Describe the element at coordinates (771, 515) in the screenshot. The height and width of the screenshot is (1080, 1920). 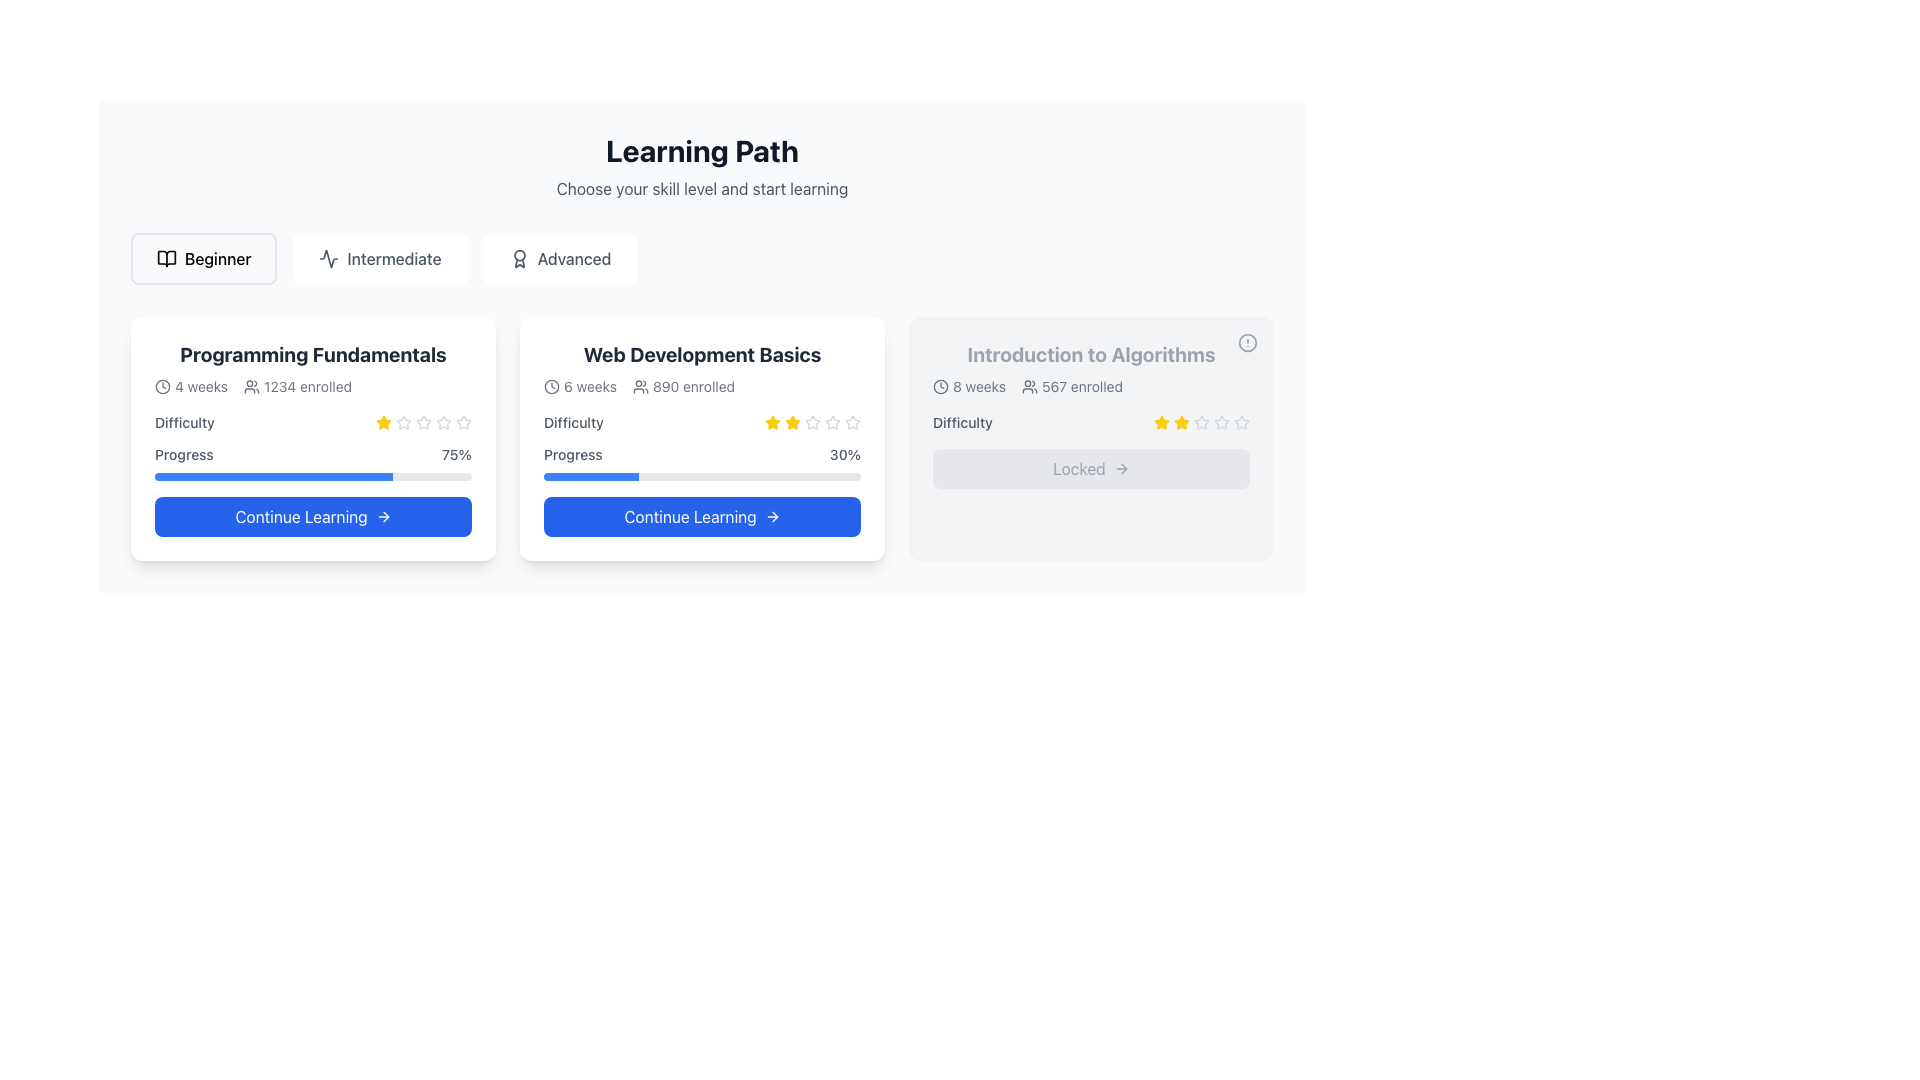
I see `the right-arrow icon located at the edge of the blue 'Continue Learning' button in the 'Web Development Basics' section to advance` at that location.